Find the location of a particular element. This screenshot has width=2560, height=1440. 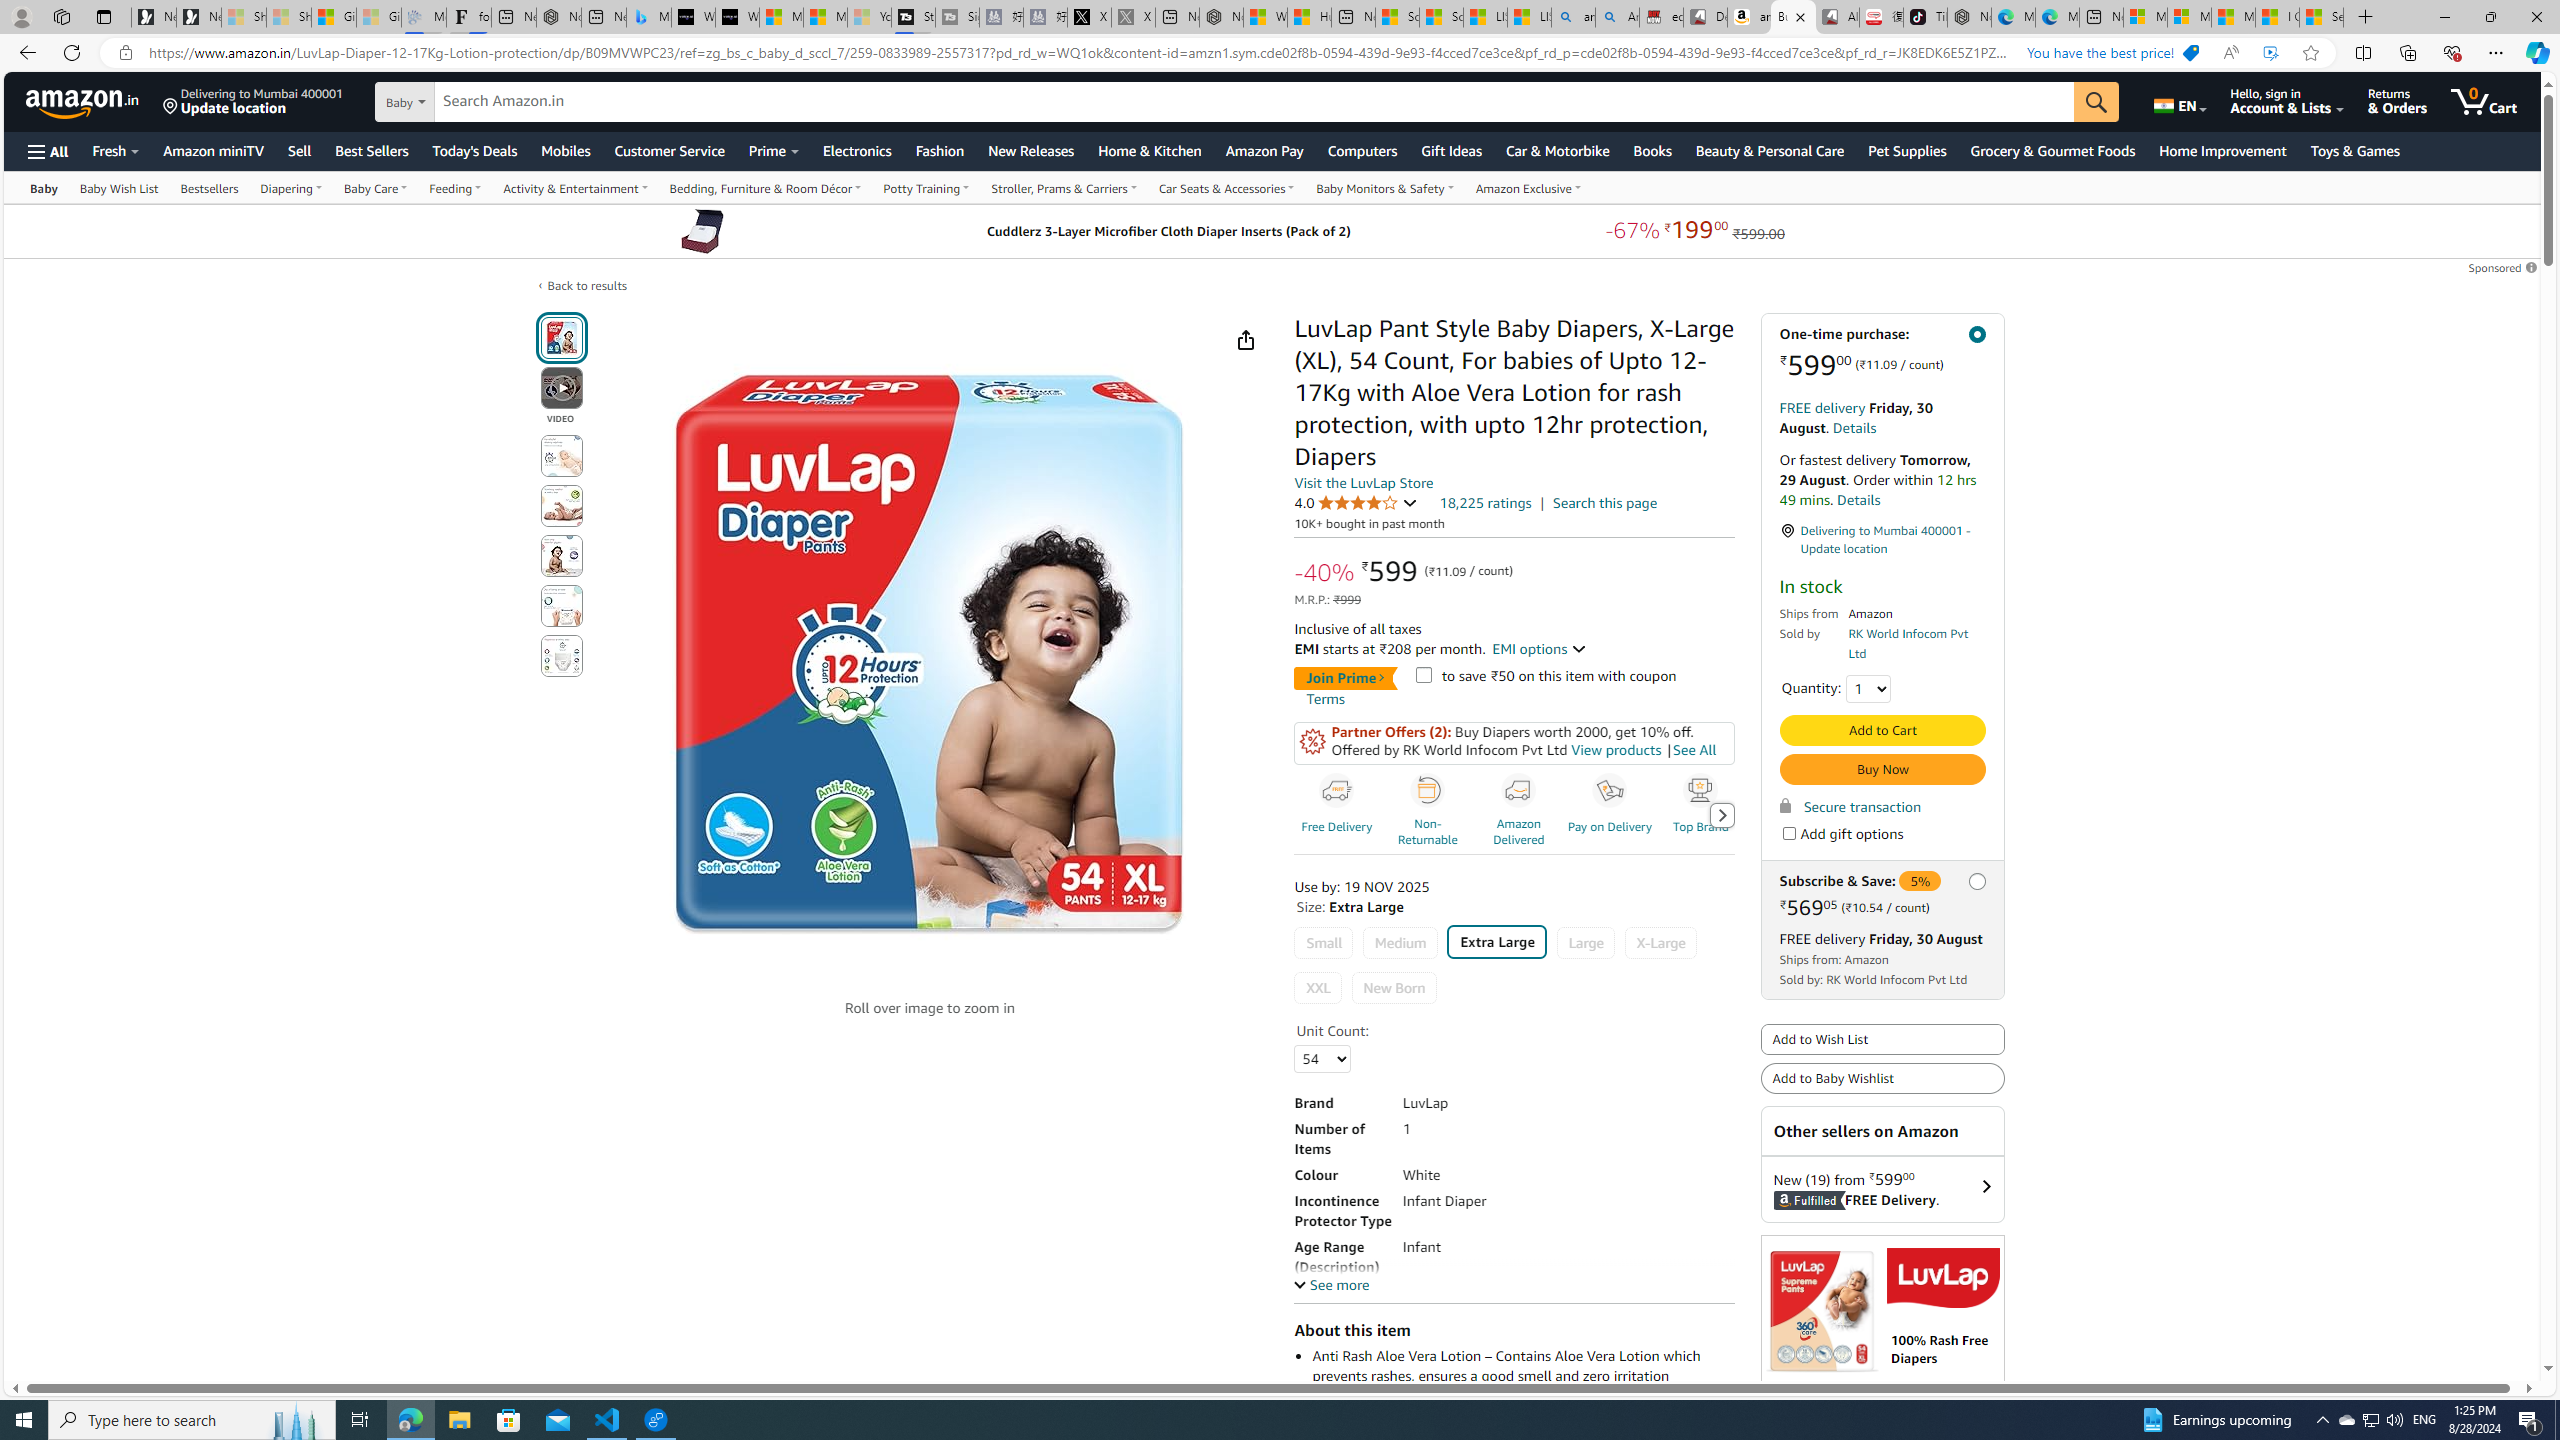

'Back to results' is located at coordinates (587, 284).